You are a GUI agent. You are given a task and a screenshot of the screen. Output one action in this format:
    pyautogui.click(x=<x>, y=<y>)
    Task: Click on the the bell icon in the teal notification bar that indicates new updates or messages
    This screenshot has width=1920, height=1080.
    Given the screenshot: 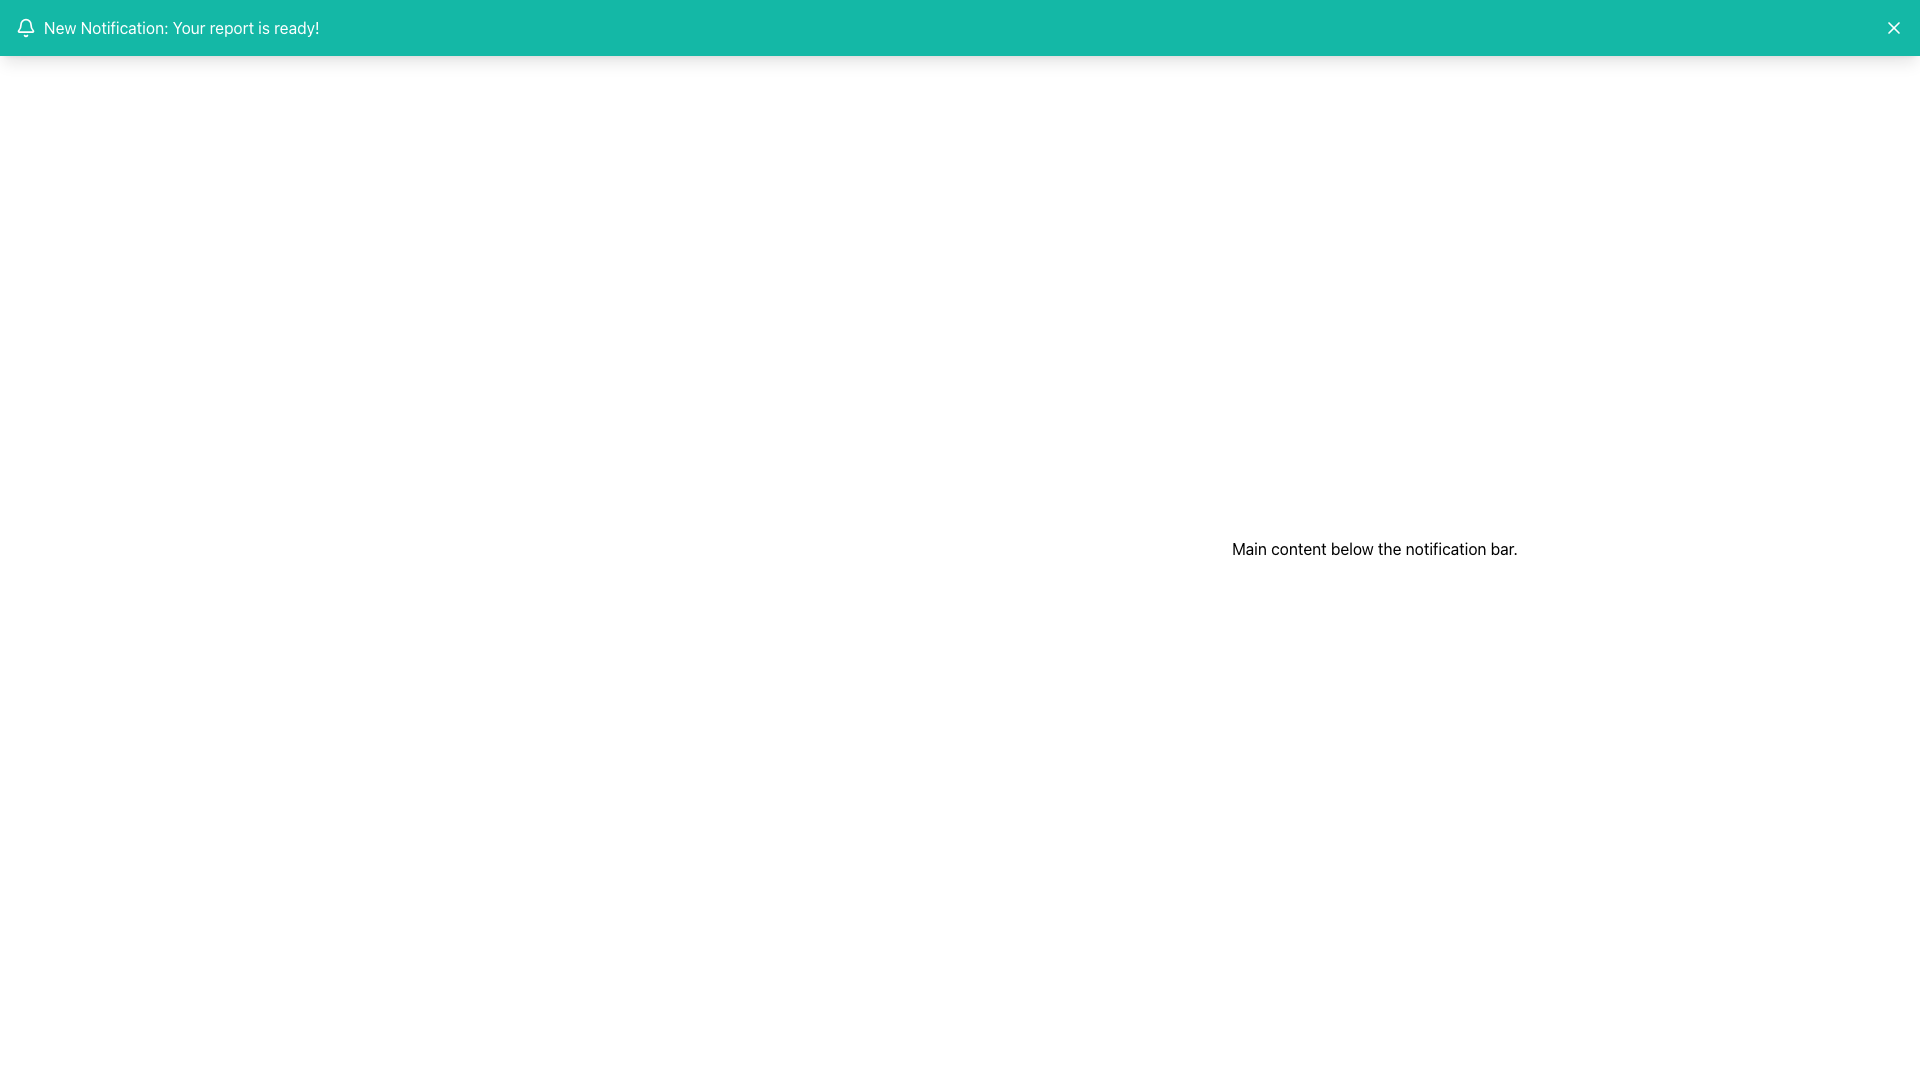 What is the action you would take?
    pyautogui.click(x=25, y=27)
    